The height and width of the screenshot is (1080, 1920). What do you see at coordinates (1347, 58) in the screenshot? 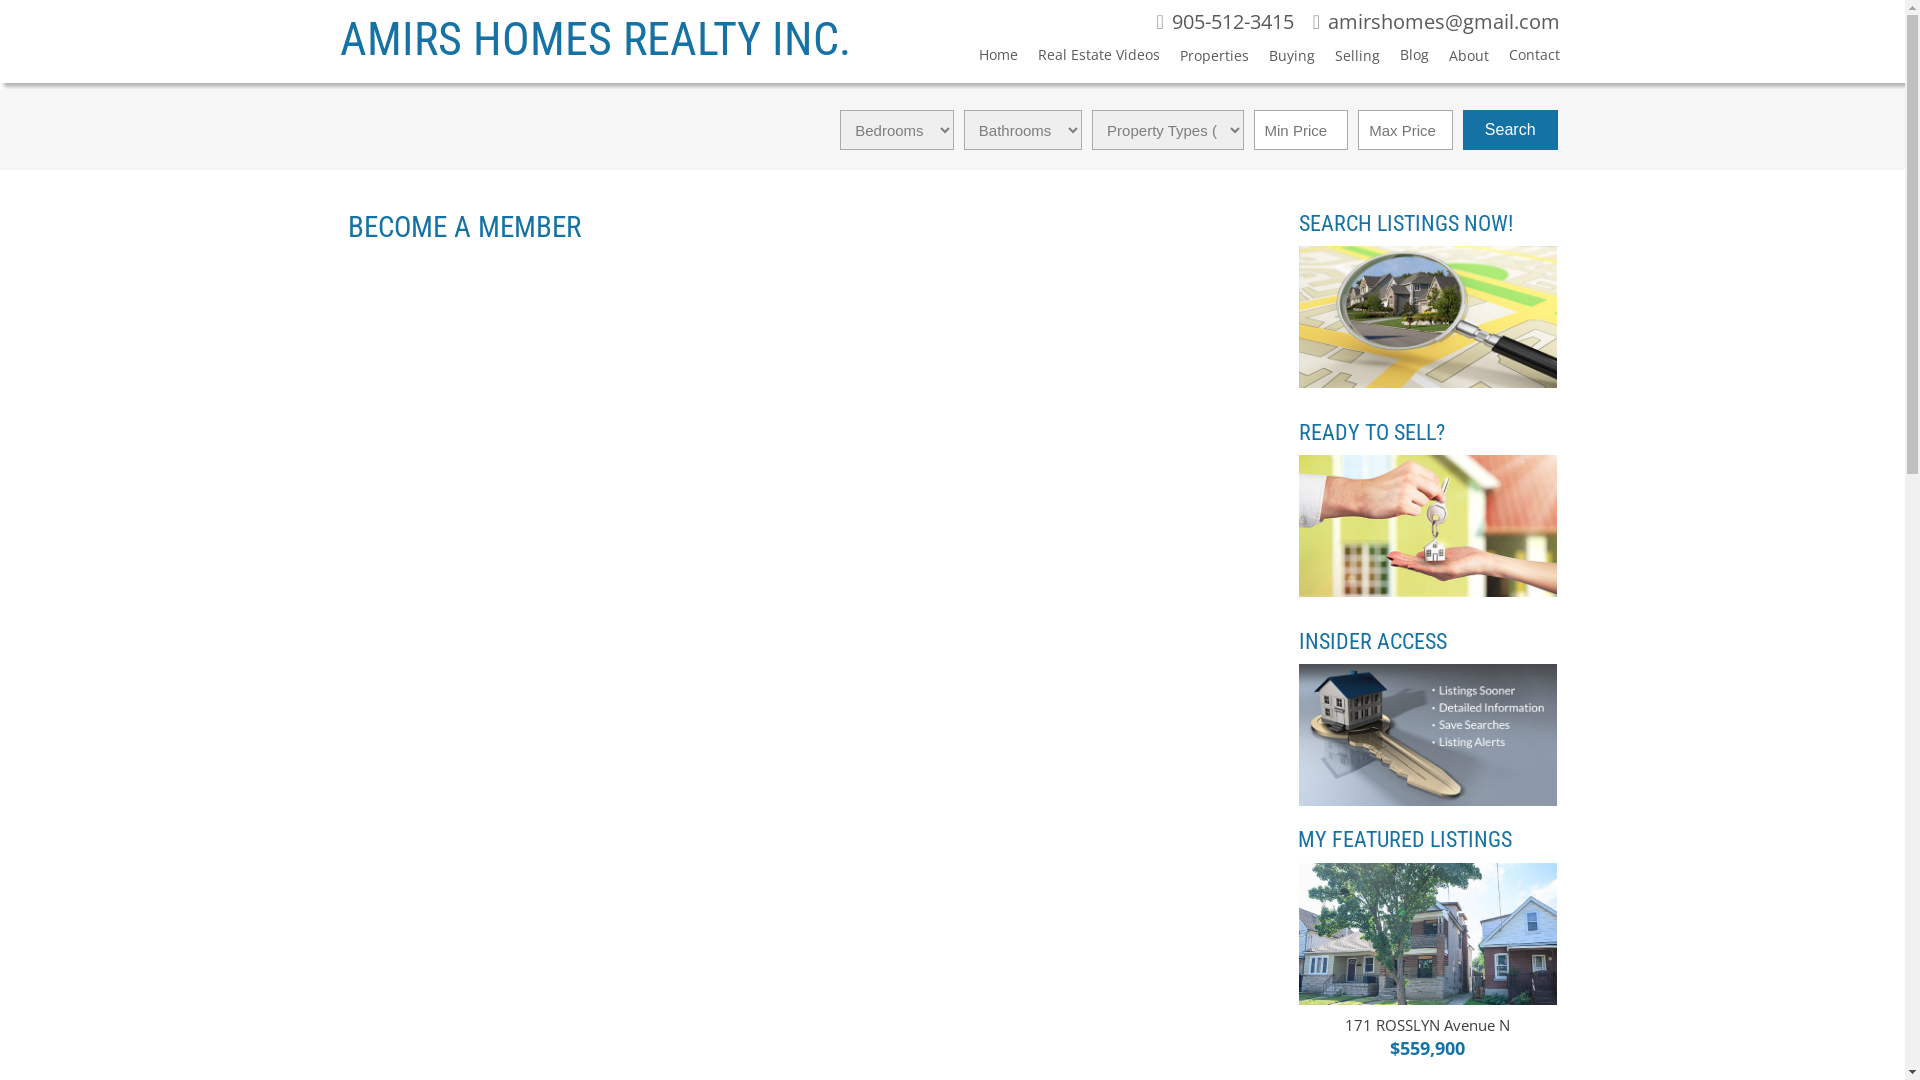
I see `'Selling'` at bounding box center [1347, 58].